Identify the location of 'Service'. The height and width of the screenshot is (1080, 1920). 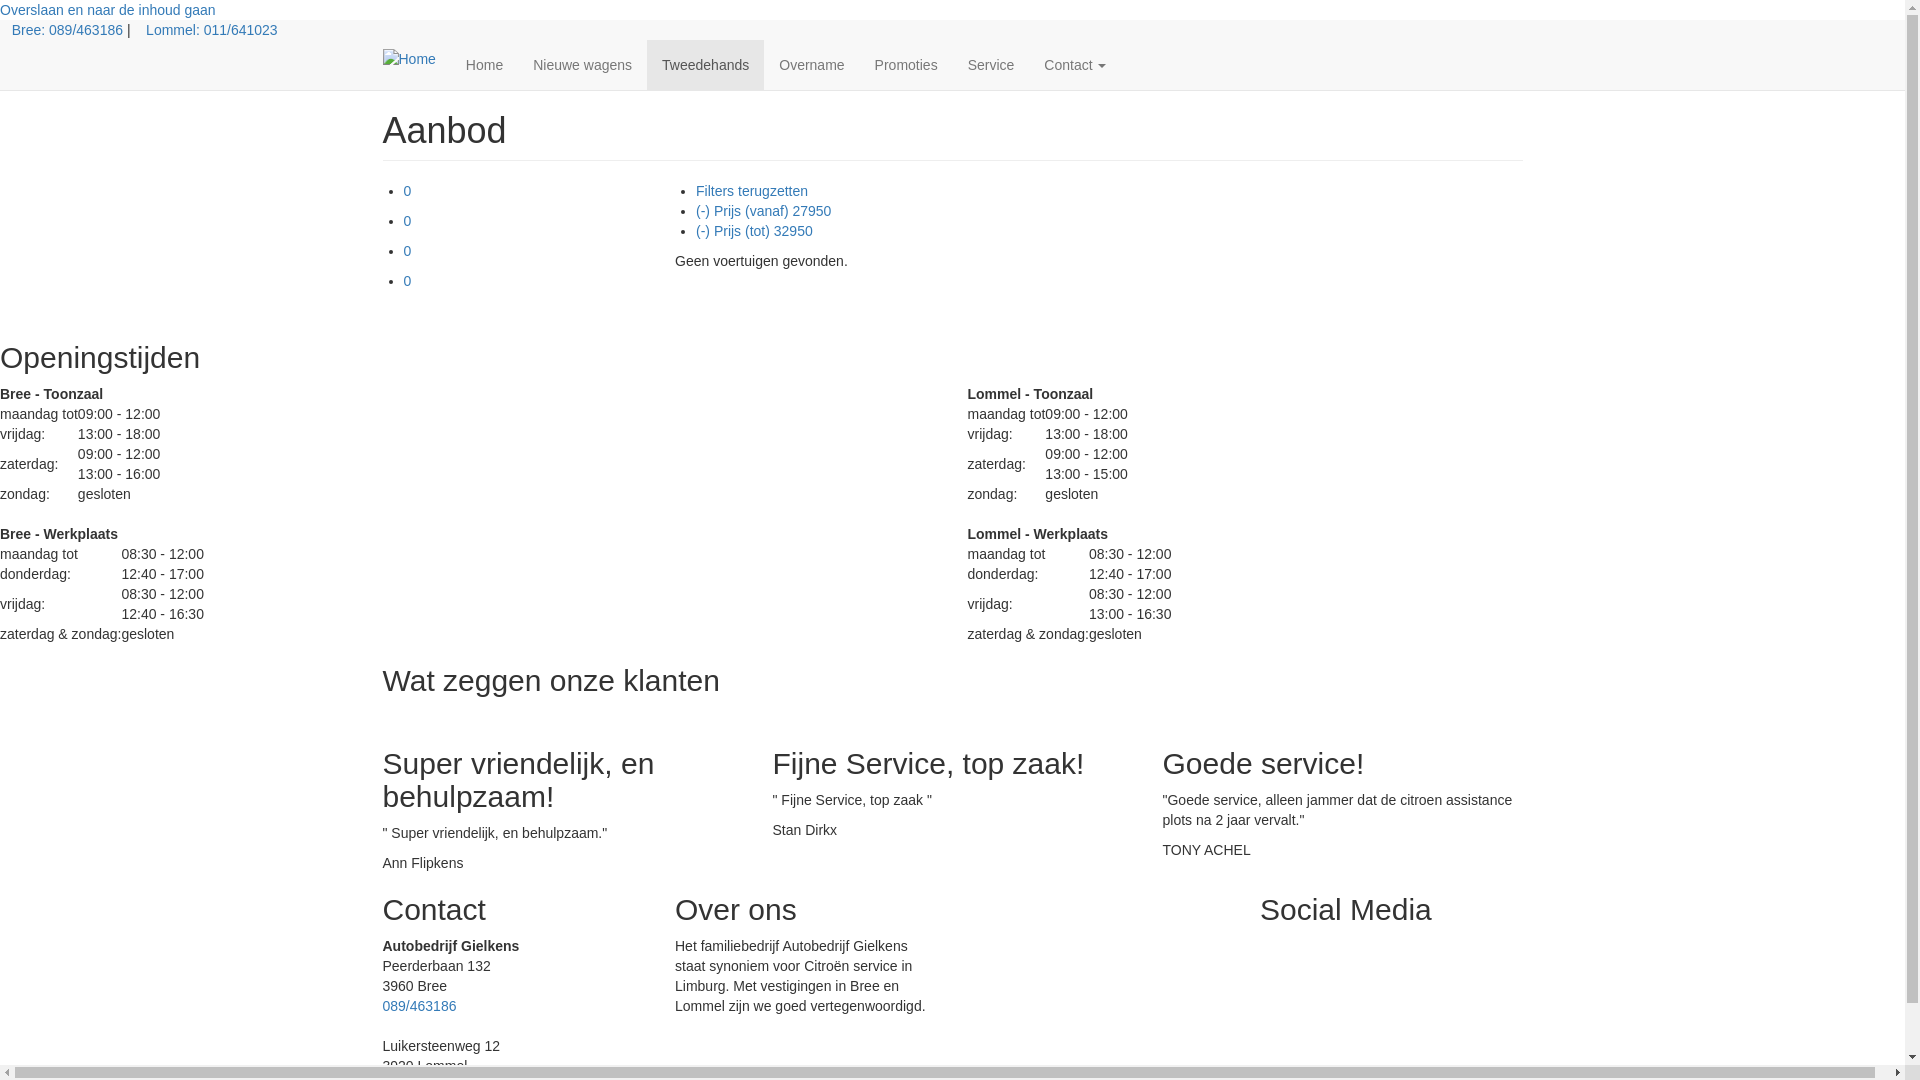
(991, 64).